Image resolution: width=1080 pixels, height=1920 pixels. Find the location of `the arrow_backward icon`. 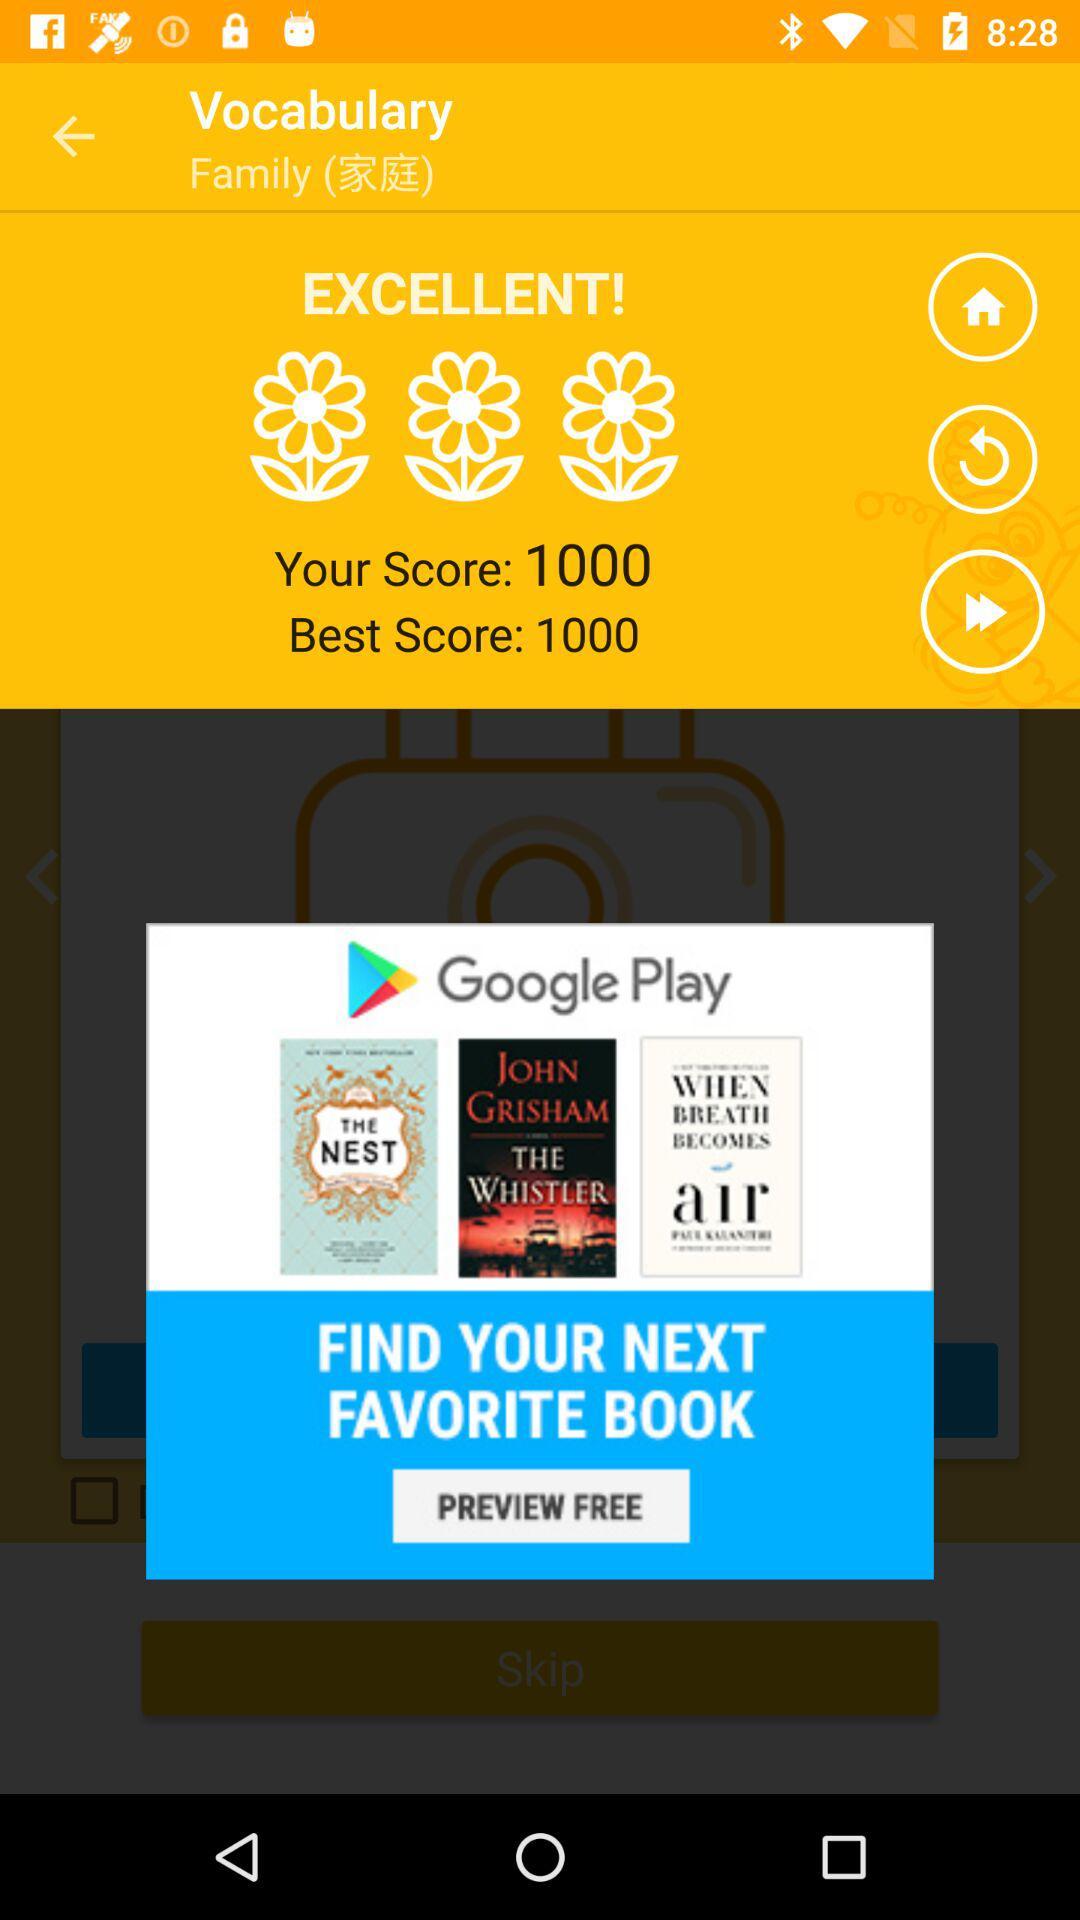

the arrow_backward icon is located at coordinates (47, 876).